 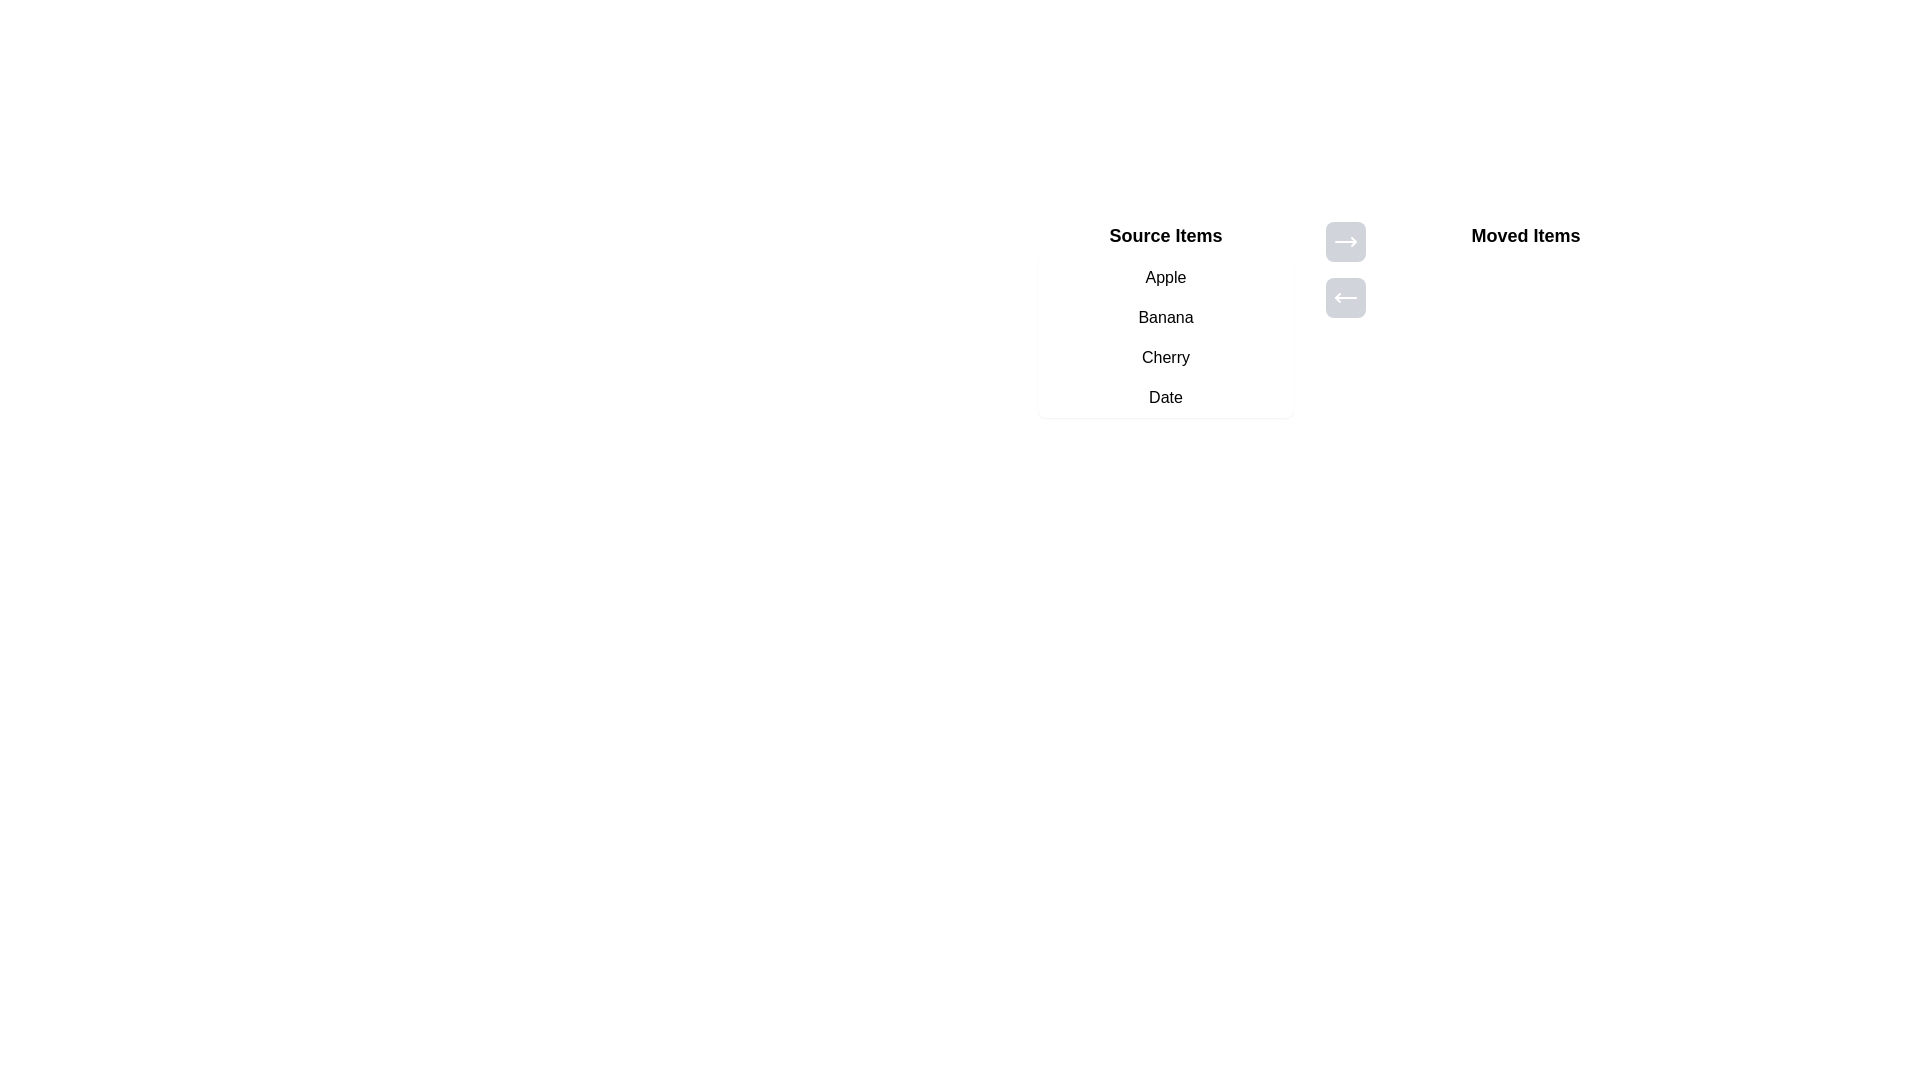 What do you see at coordinates (1345, 270) in the screenshot?
I see `the bottom button with the left-pointing arrow to move items from the 'Moved Items' list back to the 'Source Items' list` at bounding box center [1345, 270].